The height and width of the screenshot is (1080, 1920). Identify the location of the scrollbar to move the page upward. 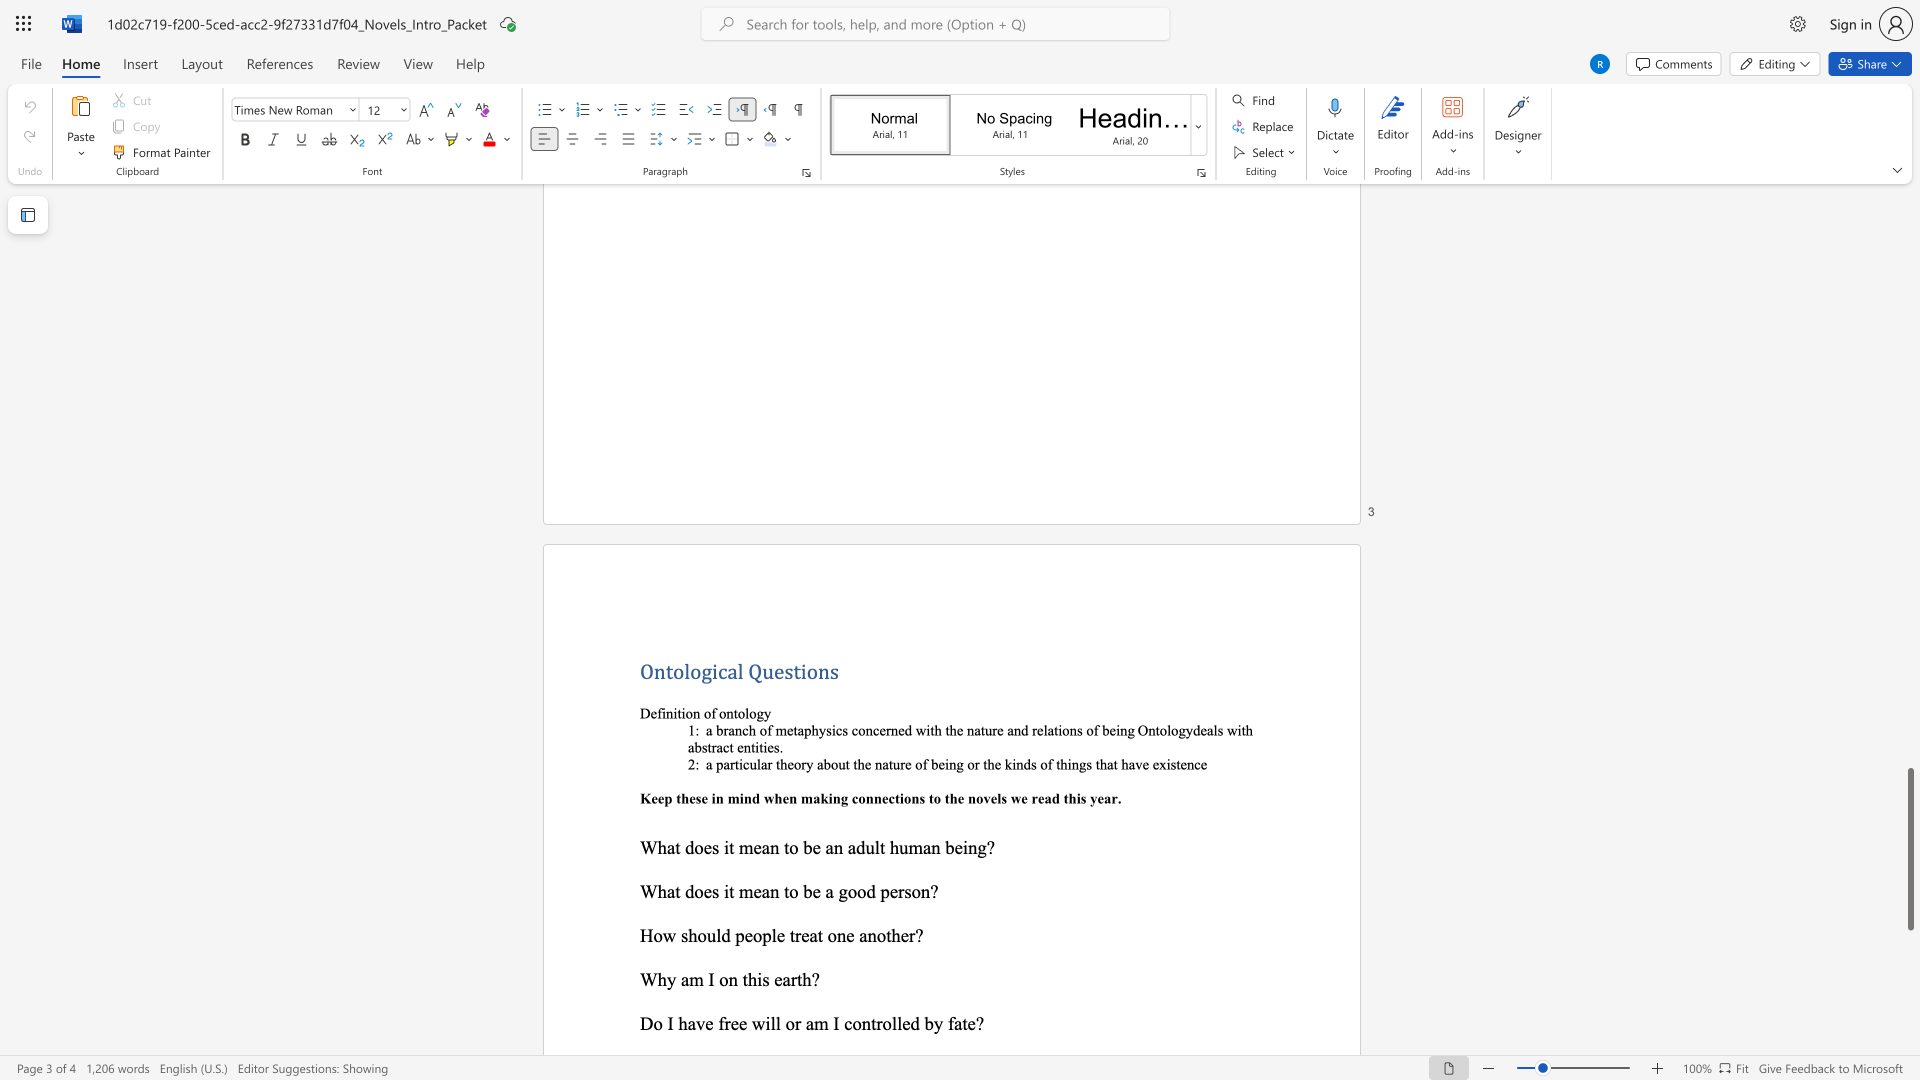
(1909, 338).